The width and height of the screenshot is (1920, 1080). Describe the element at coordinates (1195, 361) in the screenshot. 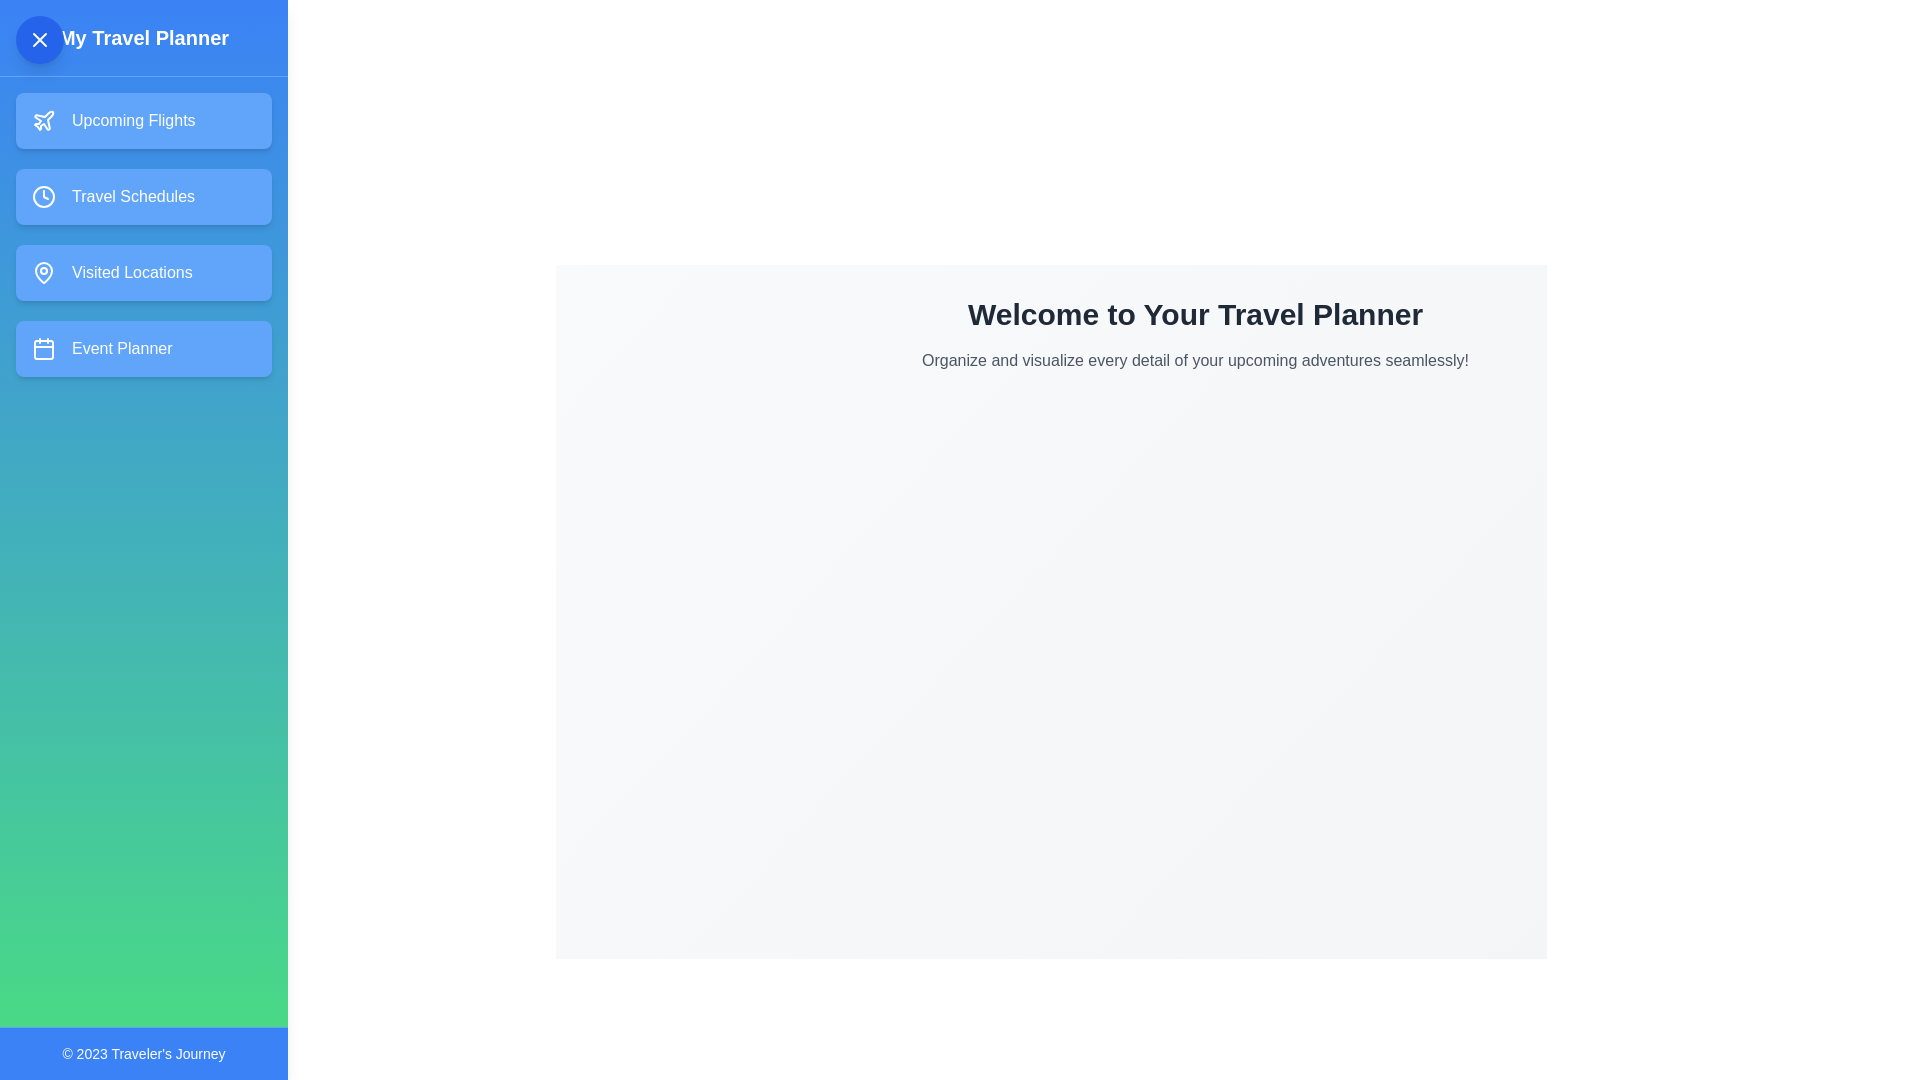

I see `text element containing the message 'Organize and visualize every detail of your upcoming adventures seamlessly!' which is styled in gray and positioned below the header 'Welcome to Your Travel Planner'` at that location.